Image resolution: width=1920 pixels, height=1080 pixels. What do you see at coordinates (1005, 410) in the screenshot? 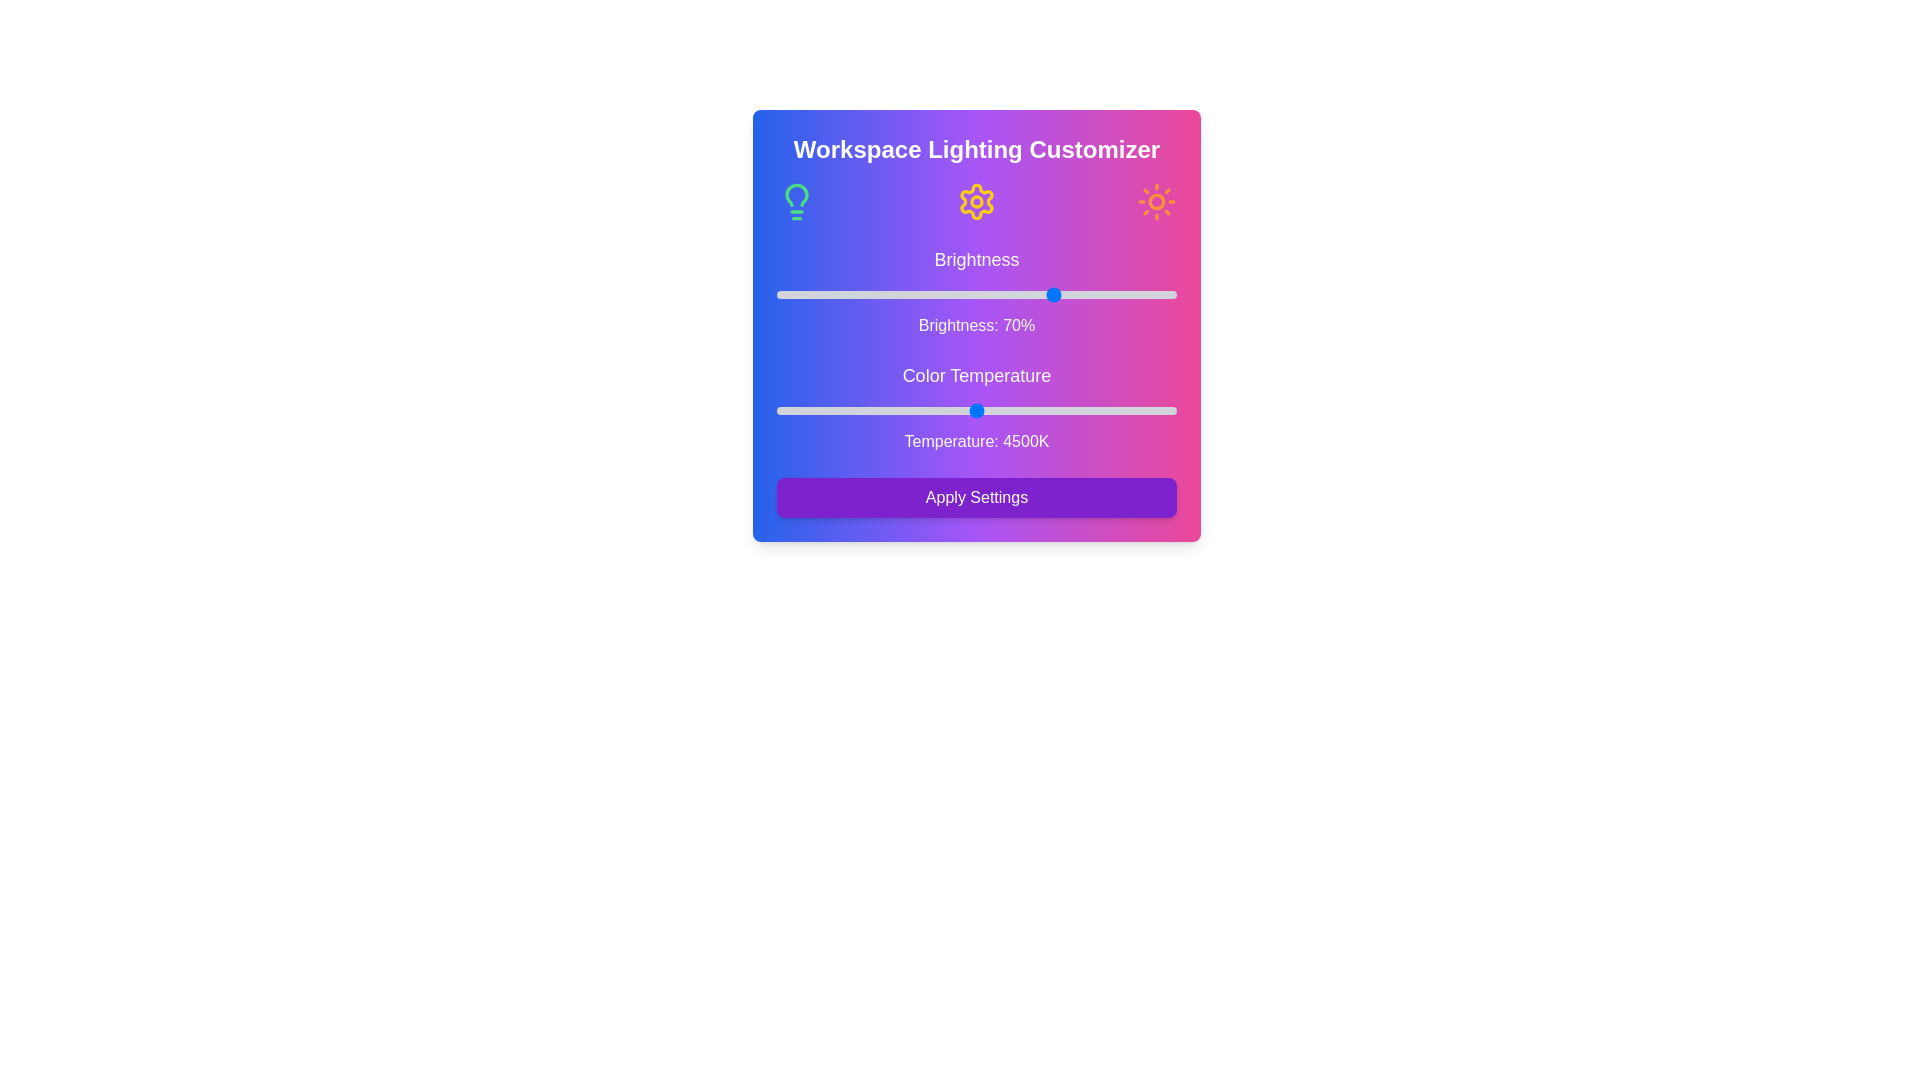
I see `the color temperature slider to 4788 K` at bounding box center [1005, 410].